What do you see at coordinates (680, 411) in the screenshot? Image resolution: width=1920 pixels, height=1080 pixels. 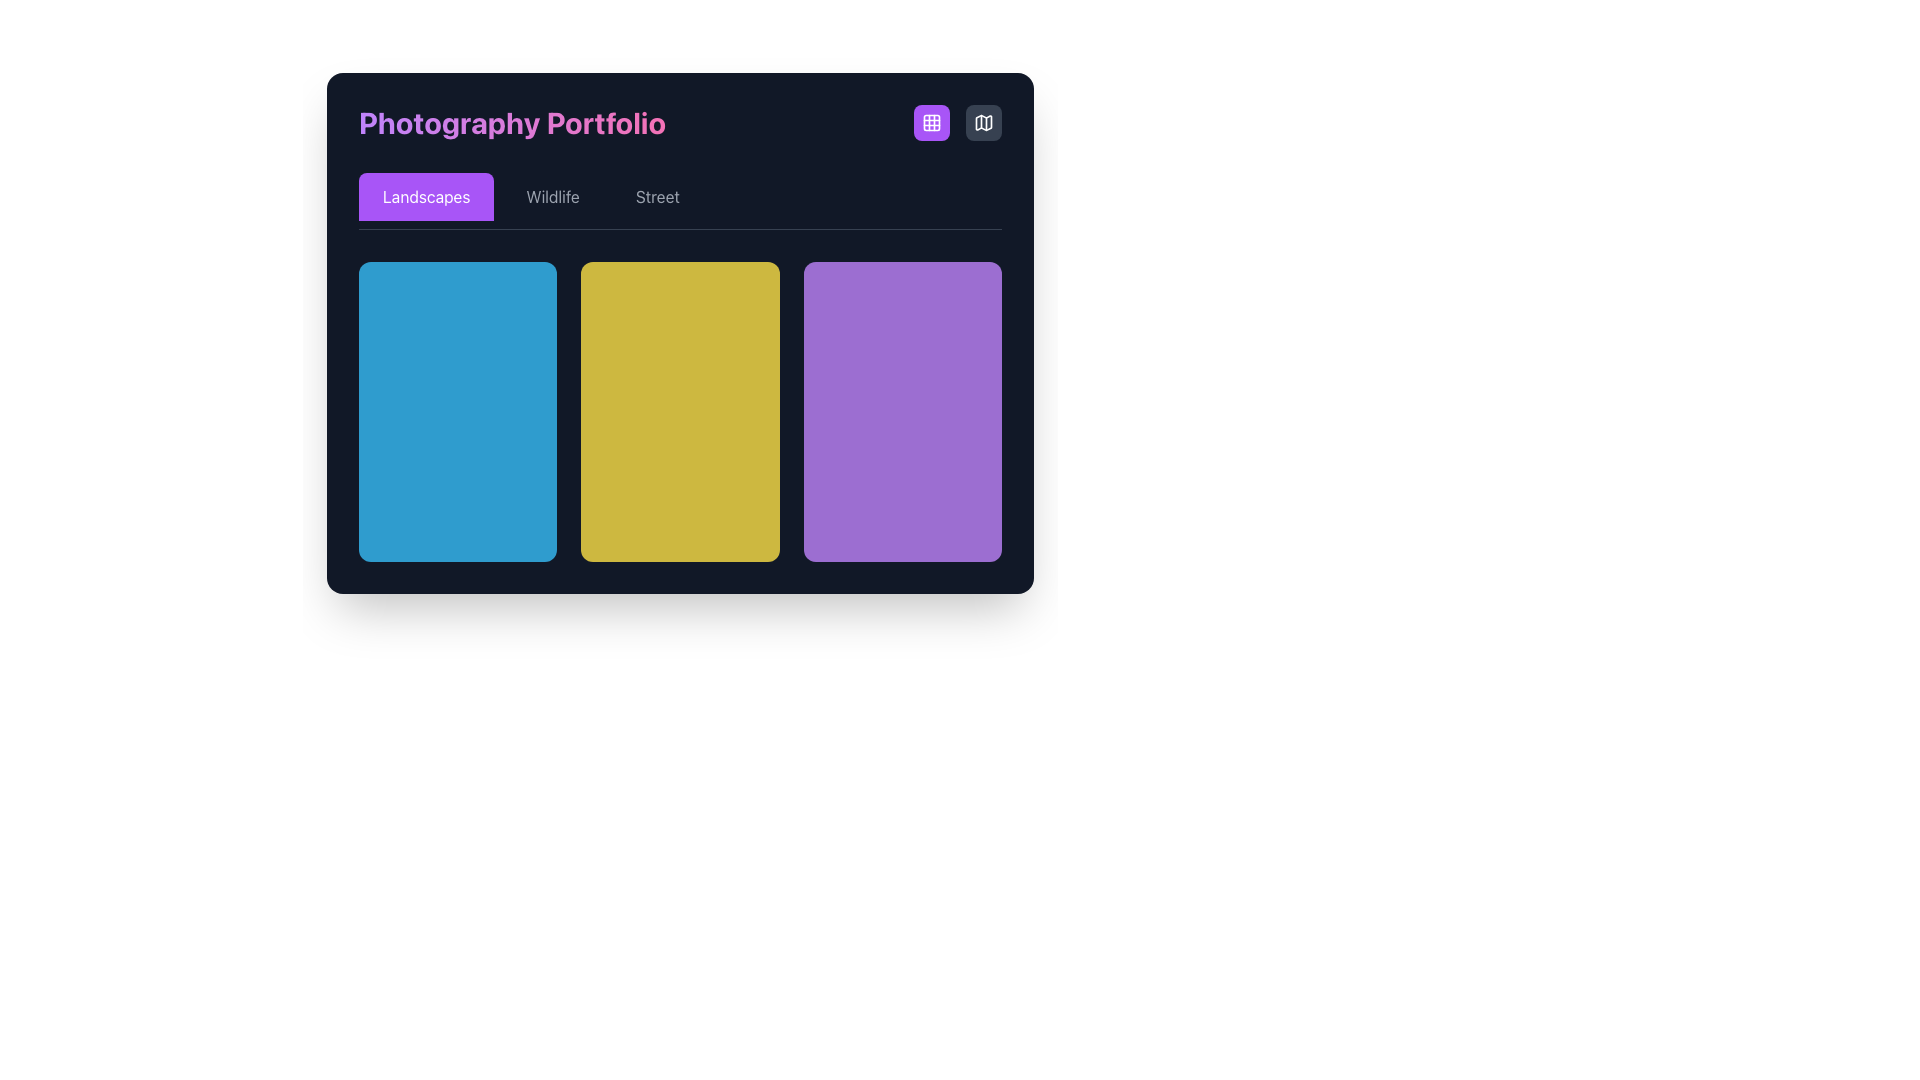 I see `the 'Desert Dunes' card, which has a gradient from yellow` at bounding box center [680, 411].